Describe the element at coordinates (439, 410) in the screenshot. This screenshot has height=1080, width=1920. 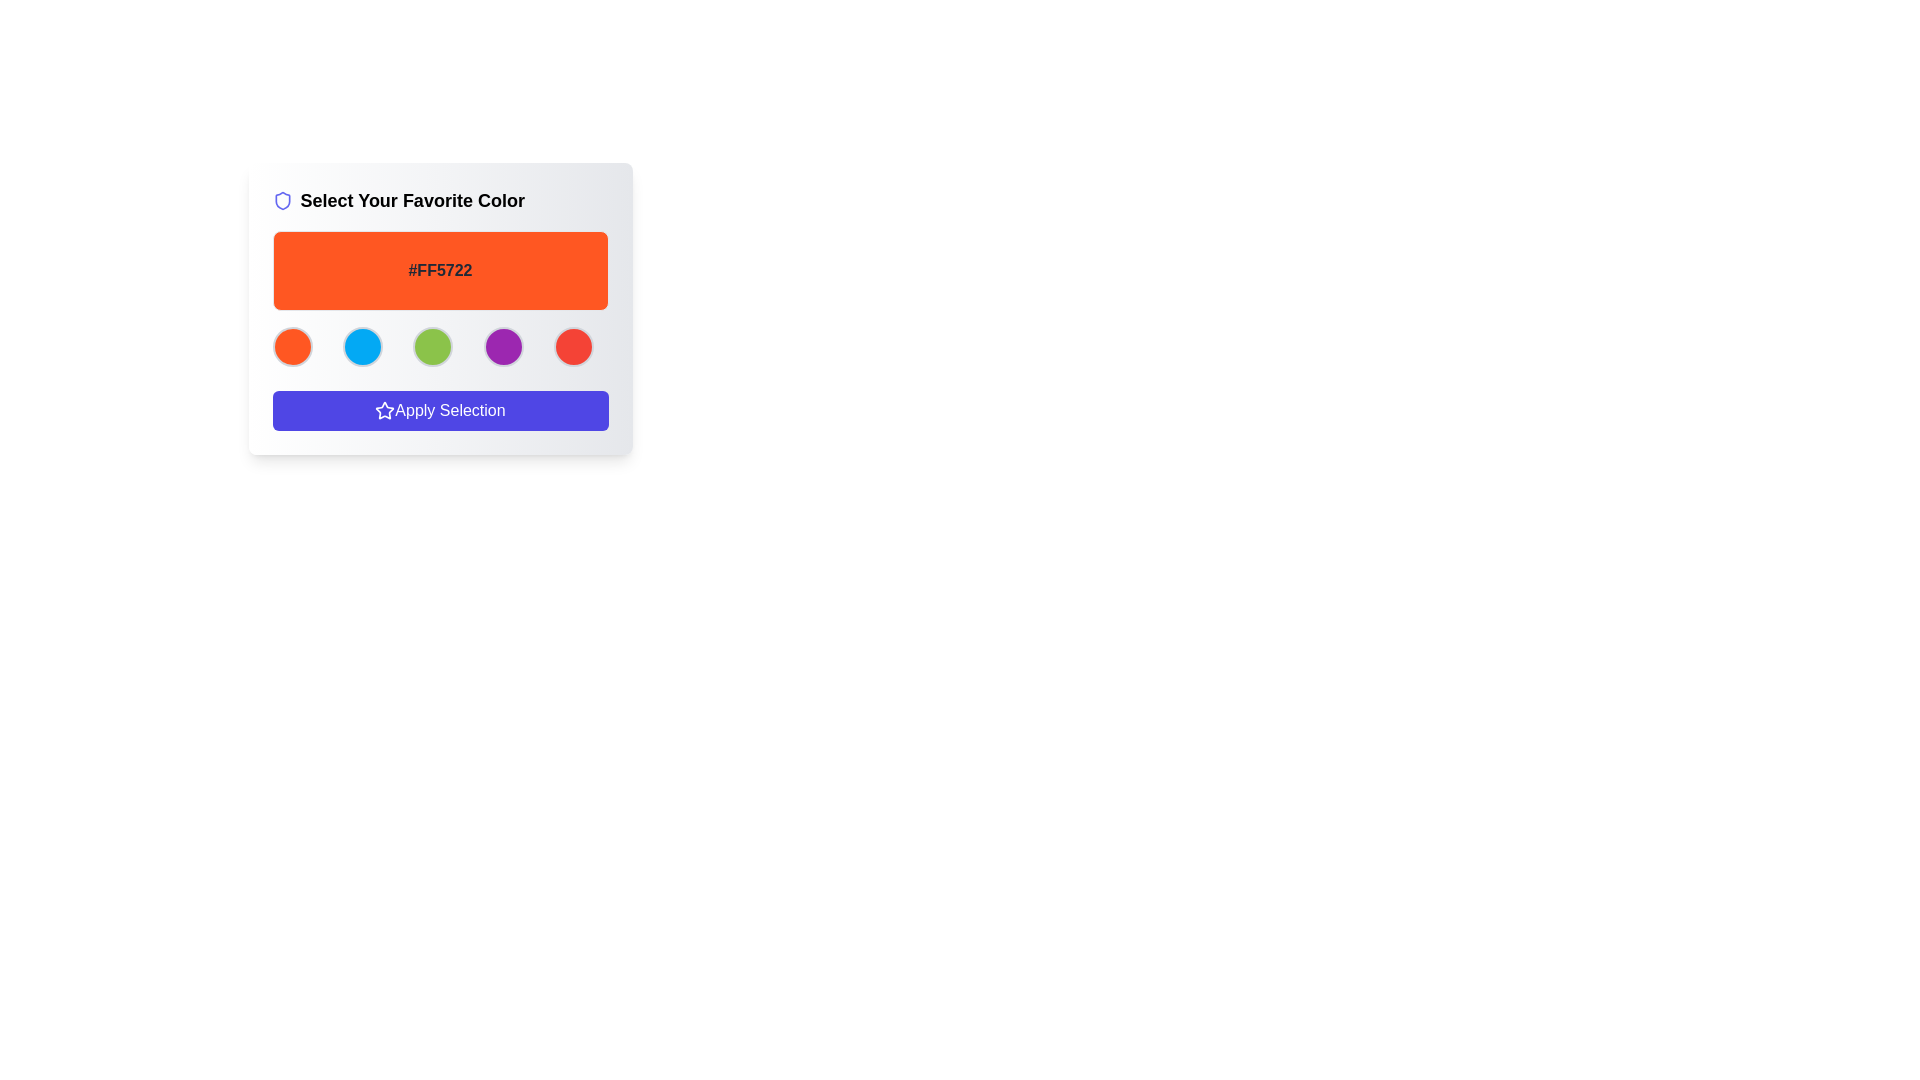
I see `the 'Apply Selection' button, which is a rectangular button with a gradient indigo background and white text, located at the bottom of the card layout` at that location.